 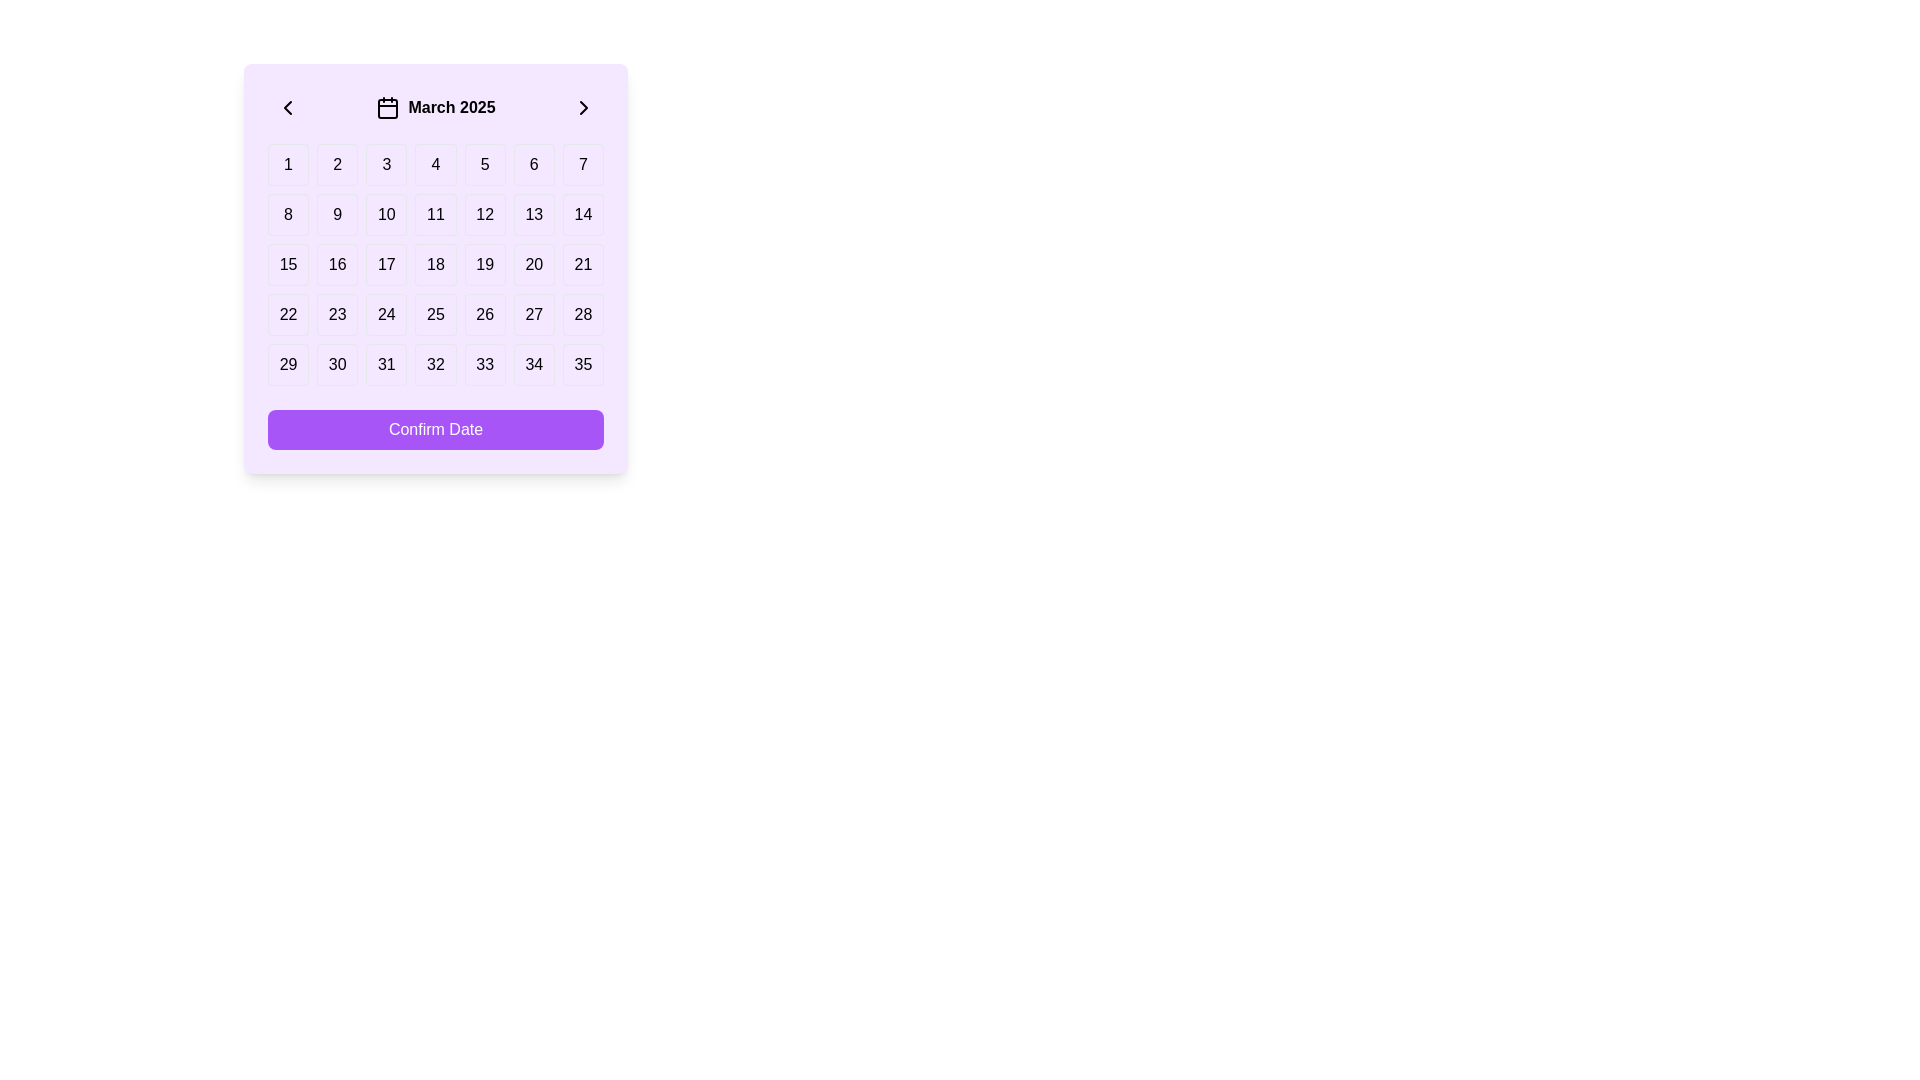 What do you see at coordinates (386, 365) in the screenshot?
I see `the Calendar day cell displaying the number '31'` at bounding box center [386, 365].